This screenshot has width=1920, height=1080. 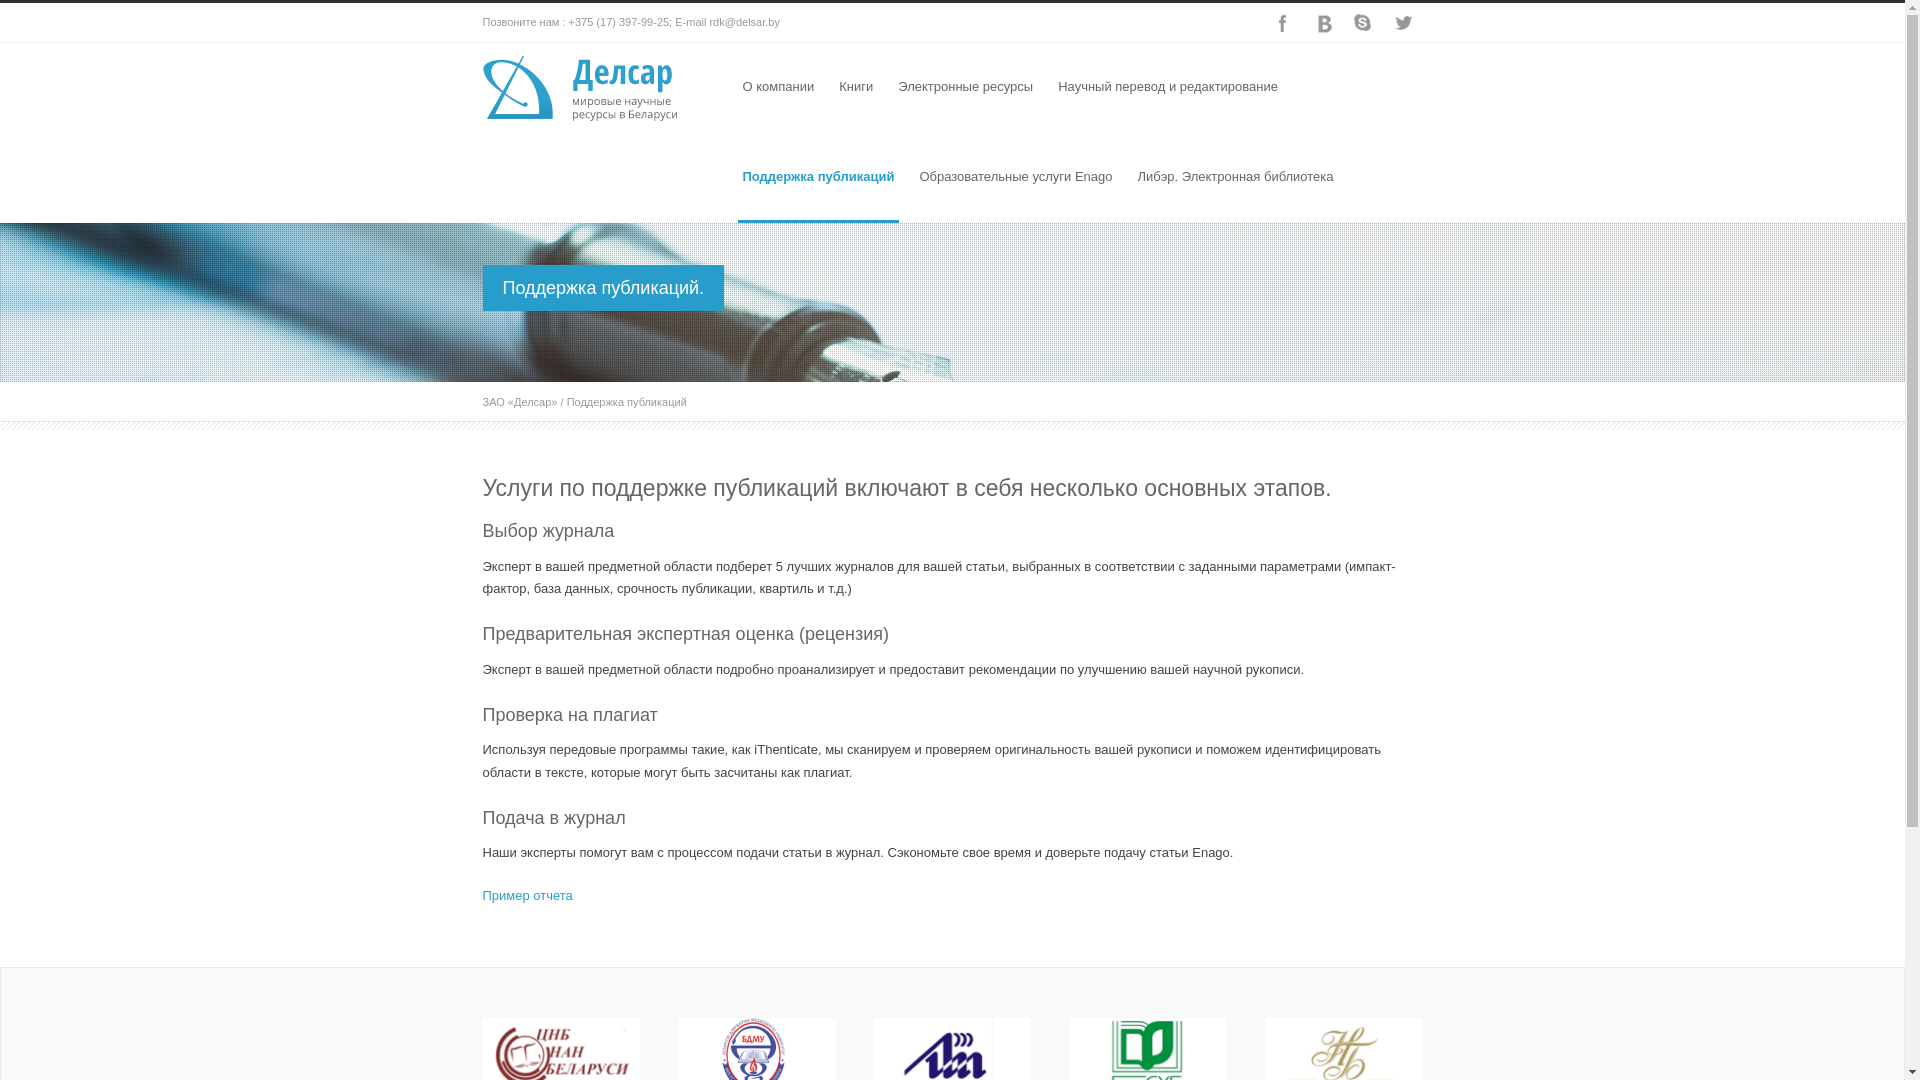 I want to click on 'Facebook', so click(x=1281, y=23).